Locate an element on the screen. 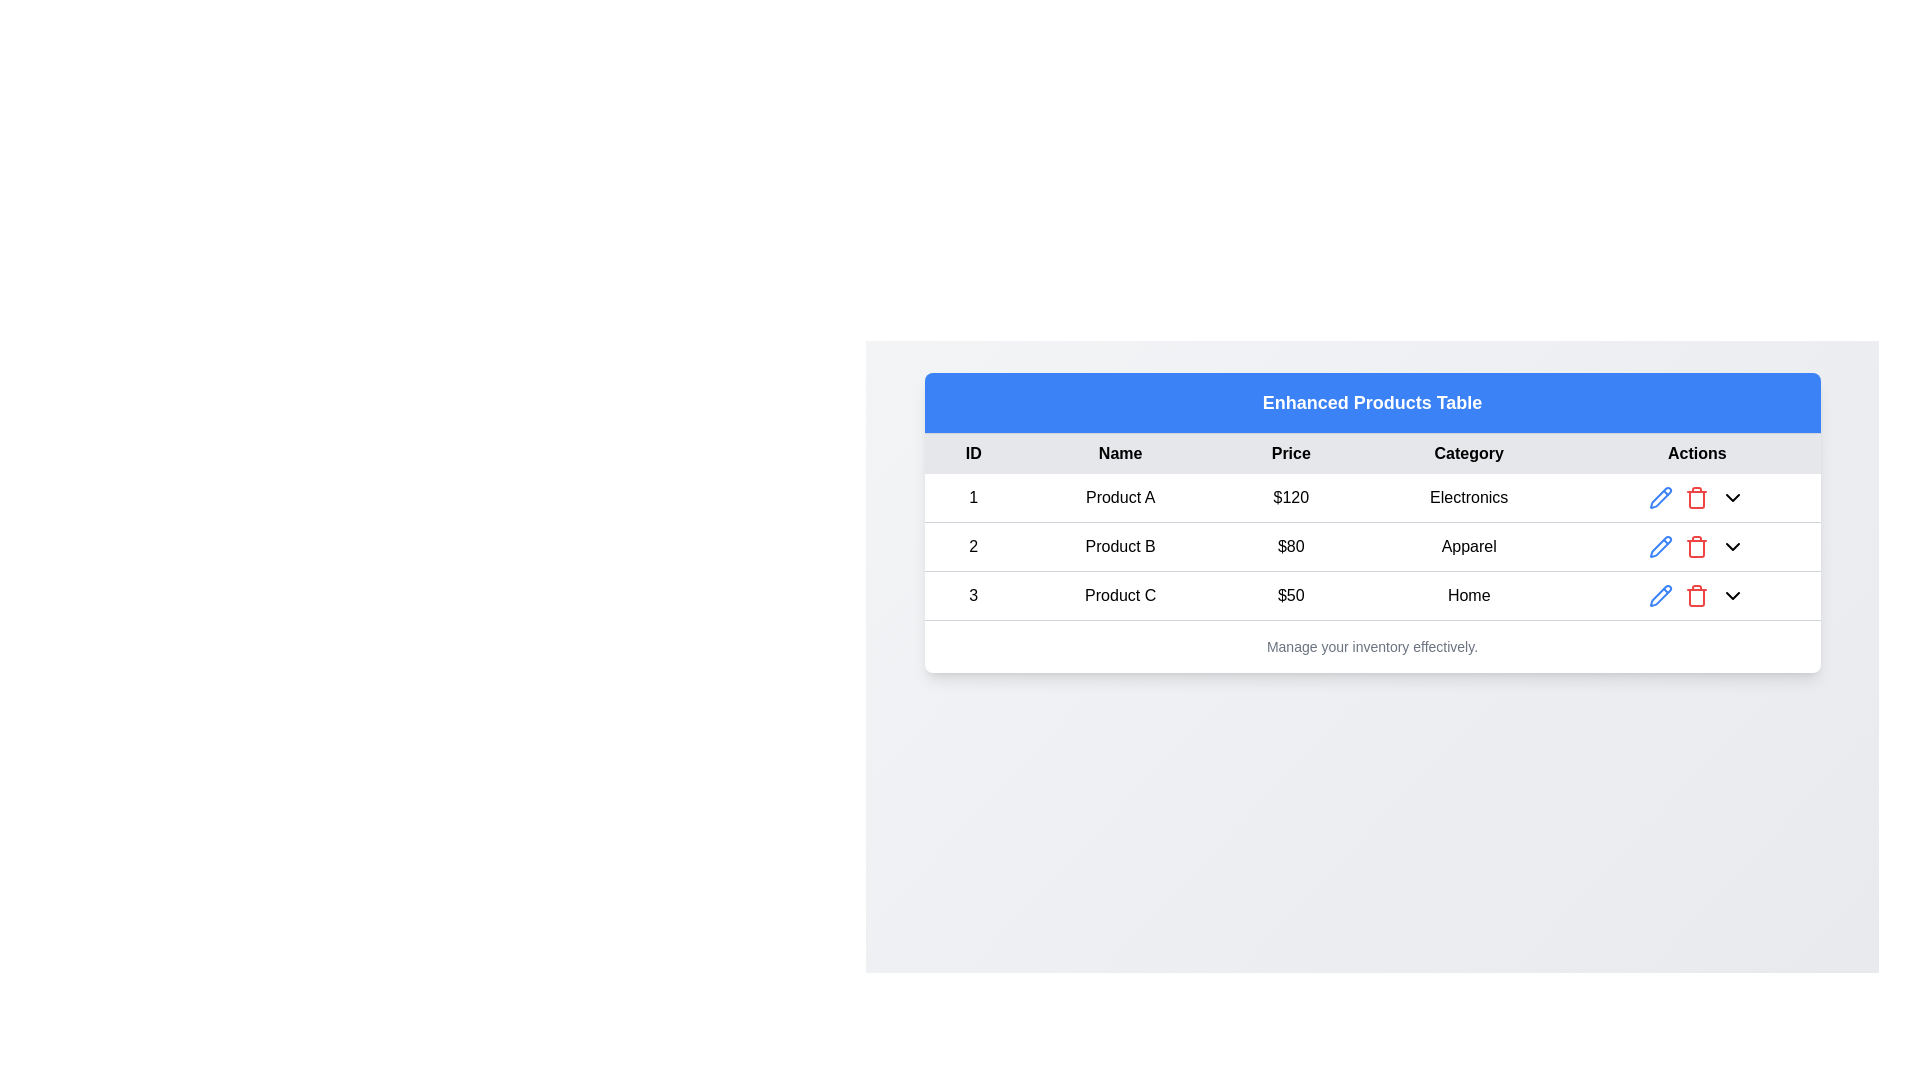 The image size is (1920, 1080). the text display that identifies the sequence number for the row corresponding to 'Product A' in the first cell of the first row of the table is located at coordinates (973, 497).